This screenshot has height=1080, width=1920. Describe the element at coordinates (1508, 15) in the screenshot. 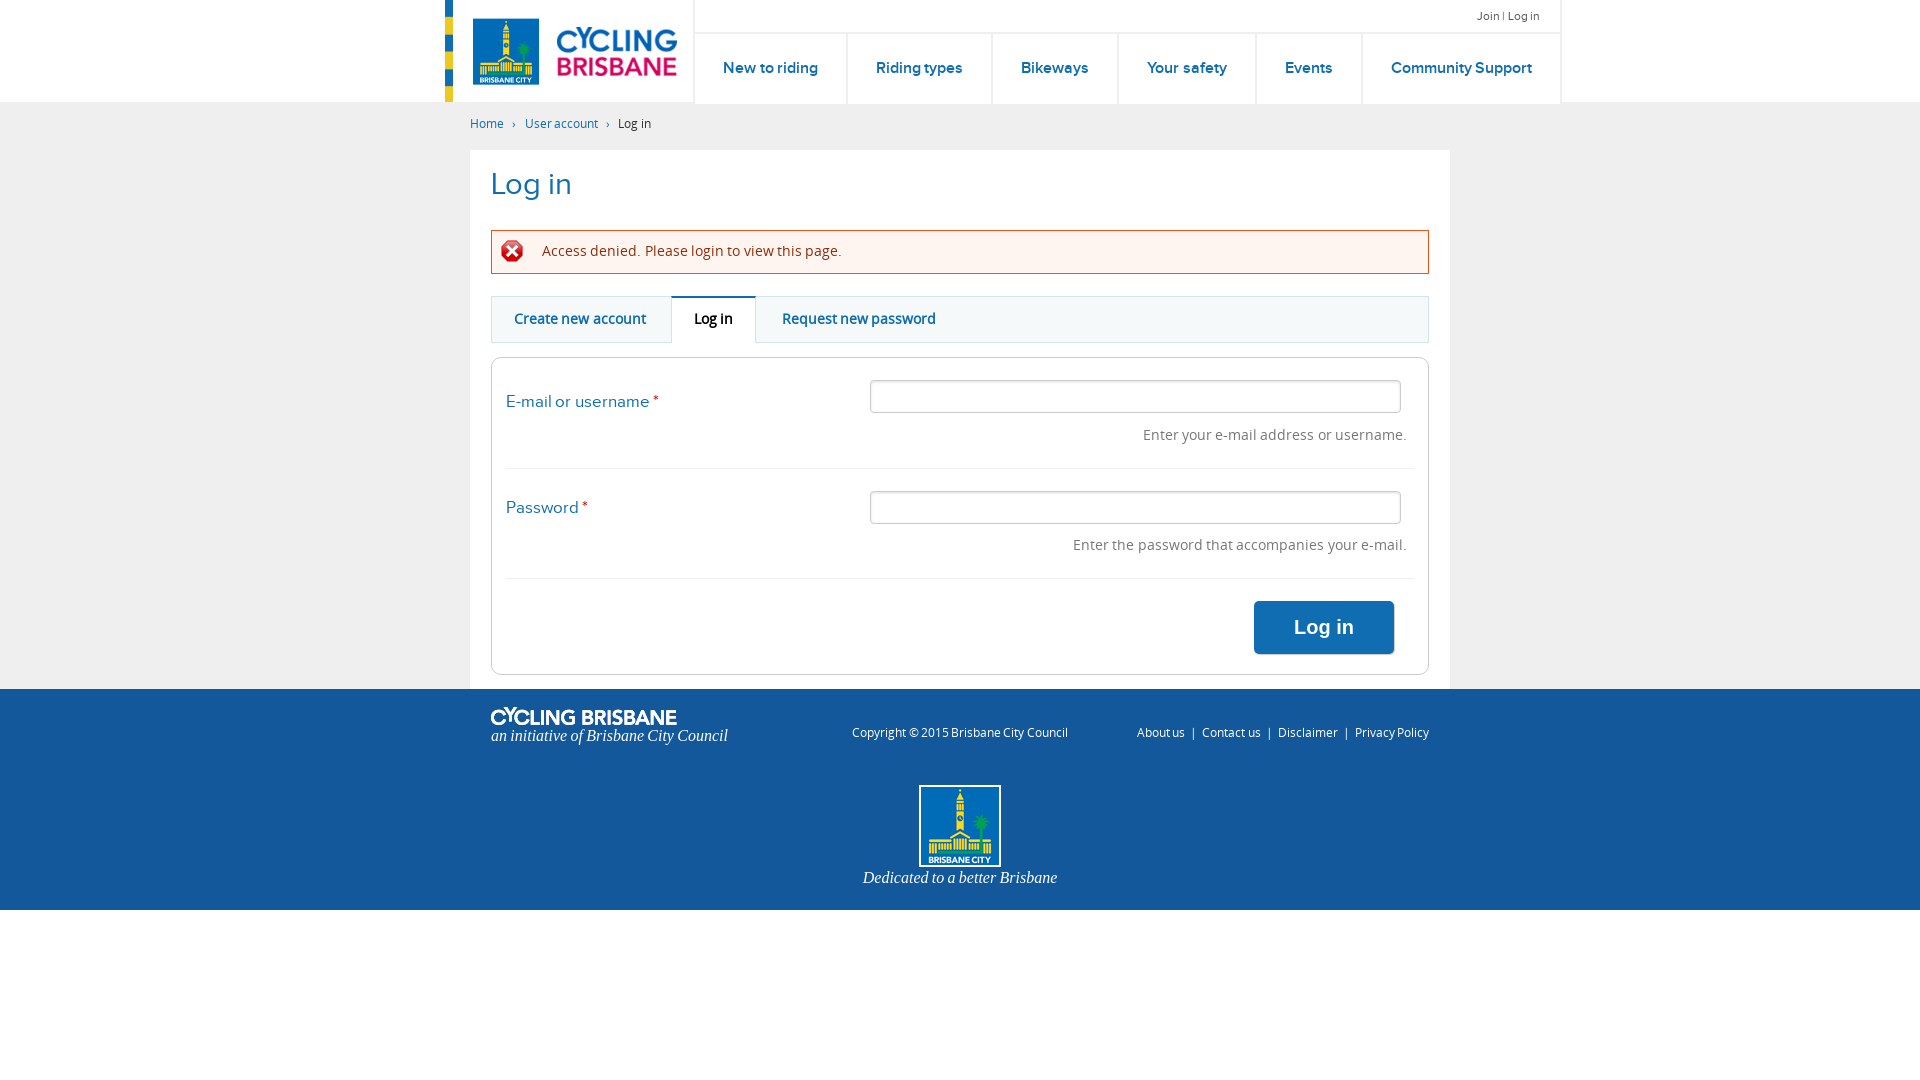

I see `'Join | Log in'` at that location.